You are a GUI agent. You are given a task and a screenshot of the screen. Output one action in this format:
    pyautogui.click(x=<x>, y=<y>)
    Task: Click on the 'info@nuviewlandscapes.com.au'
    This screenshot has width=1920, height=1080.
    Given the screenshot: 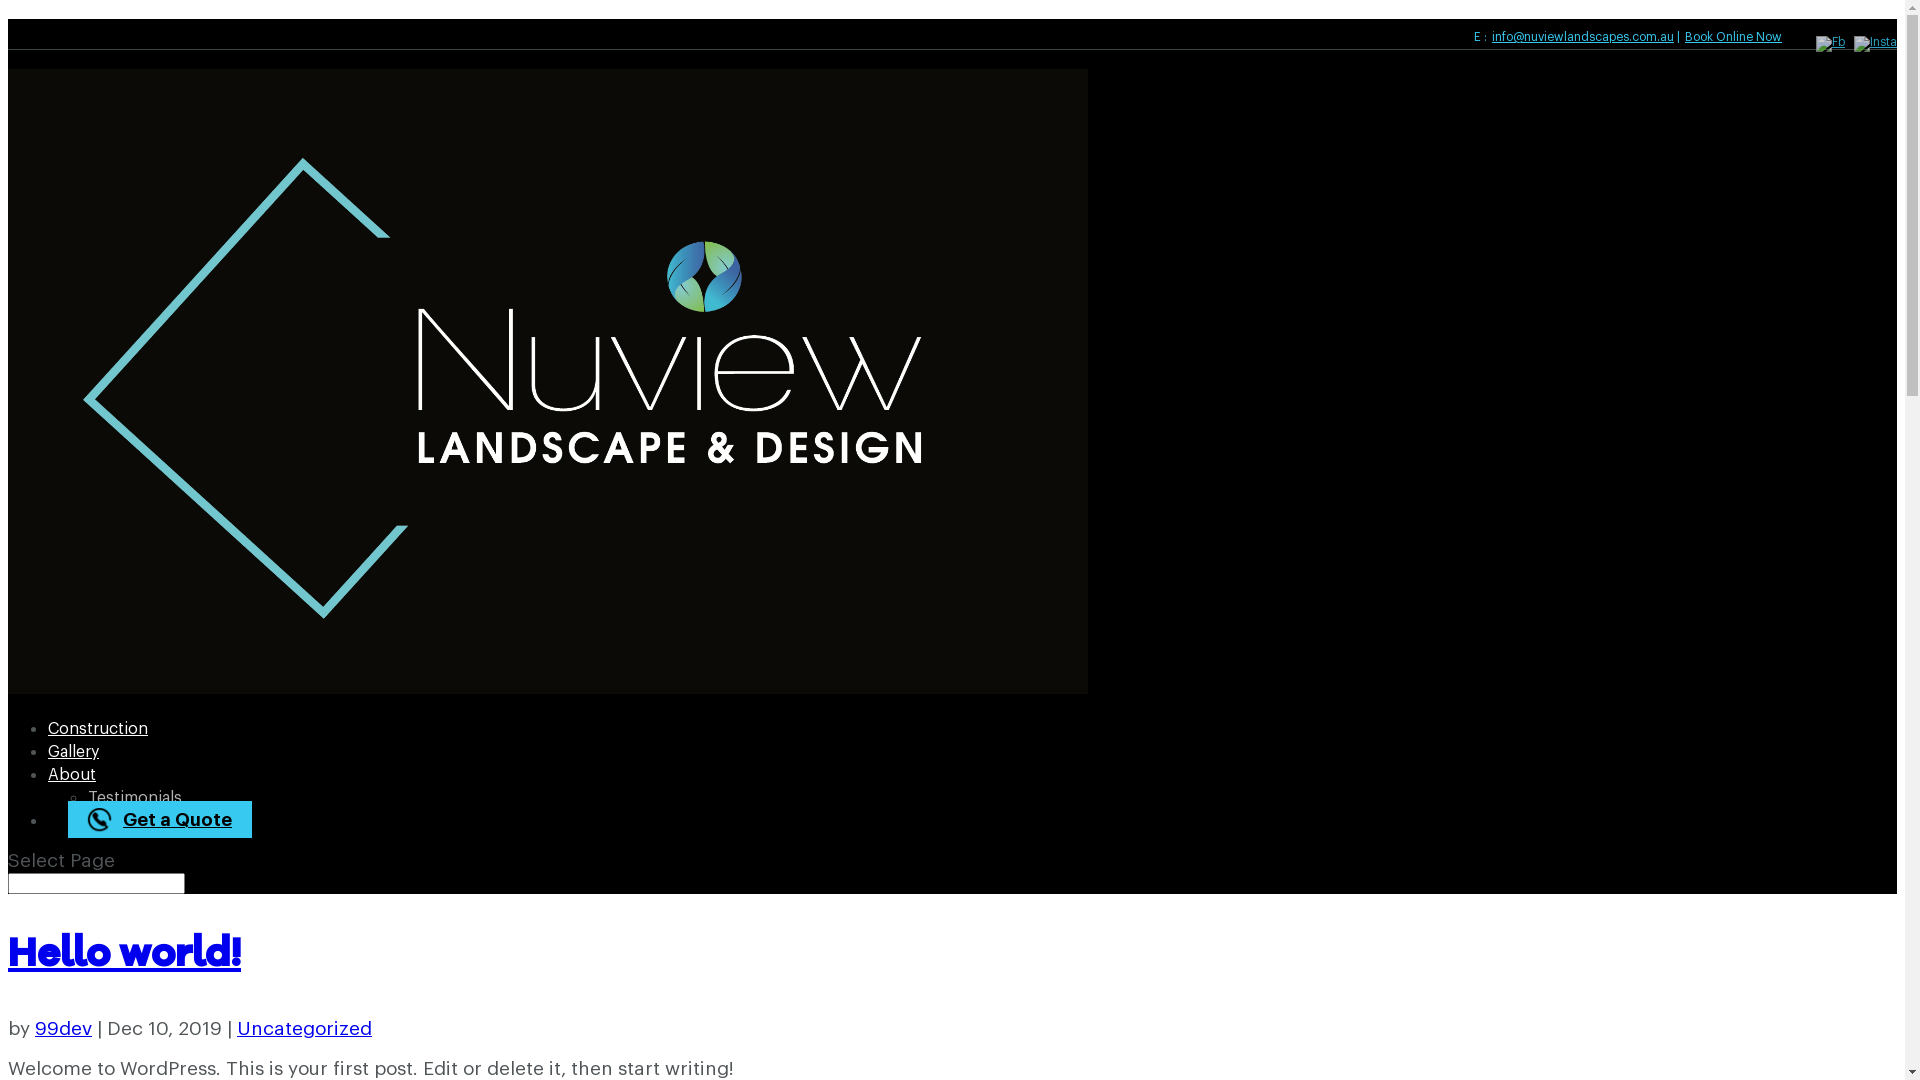 What is the action you would take?
    pyautogui.click(x=1581, y=37)
    